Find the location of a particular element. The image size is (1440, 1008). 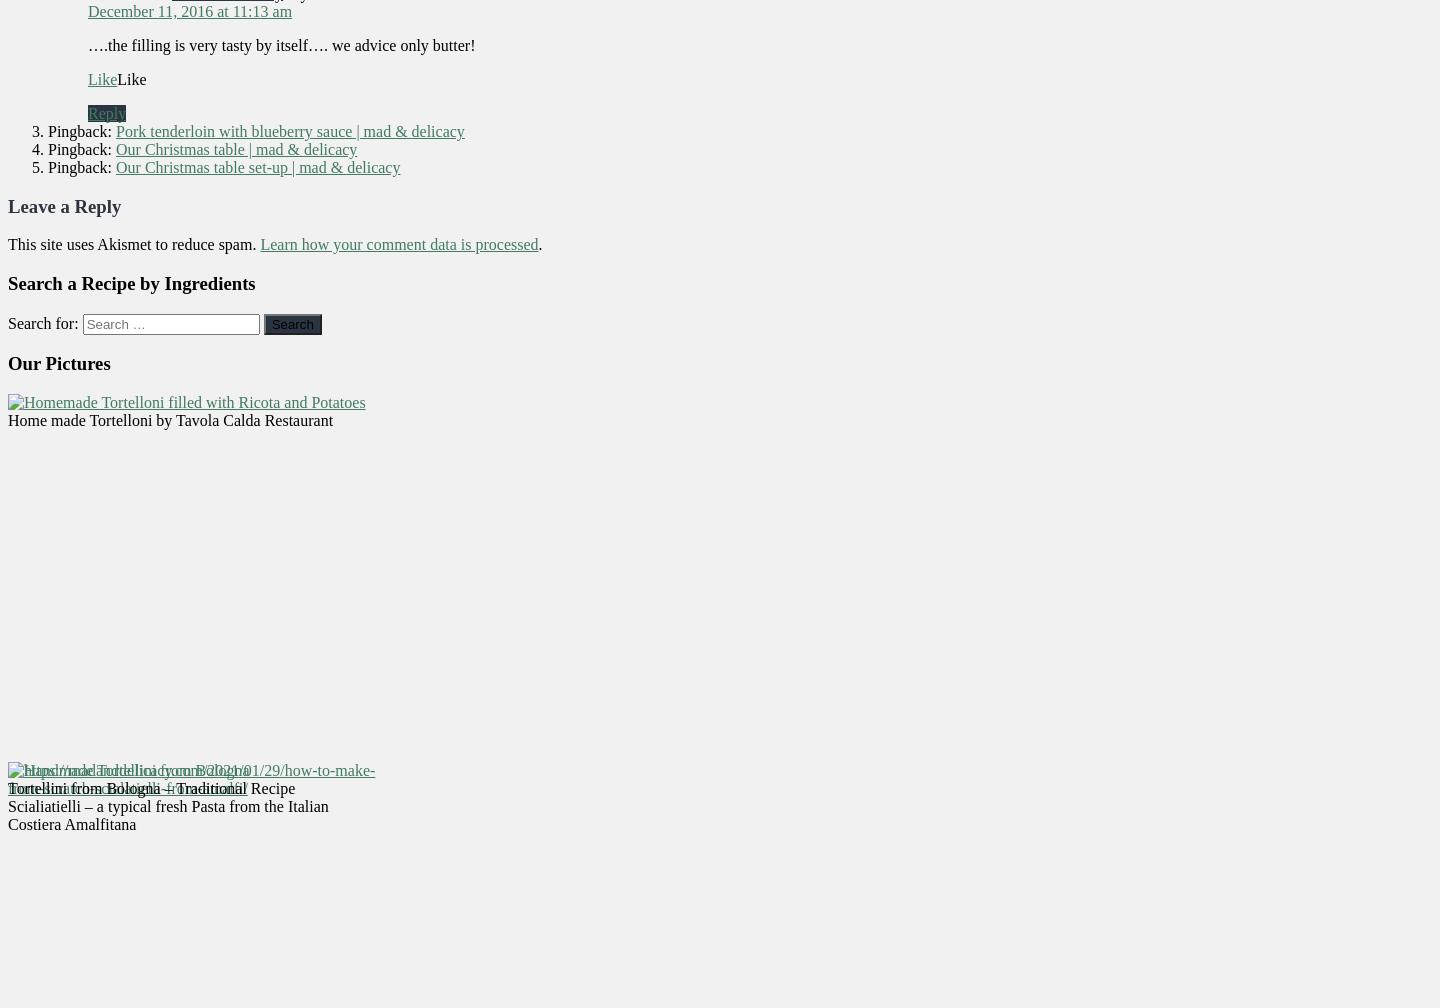

'….the filling is very tasty by itself…. we advice only butter!' is located at coordinates (280, 44).